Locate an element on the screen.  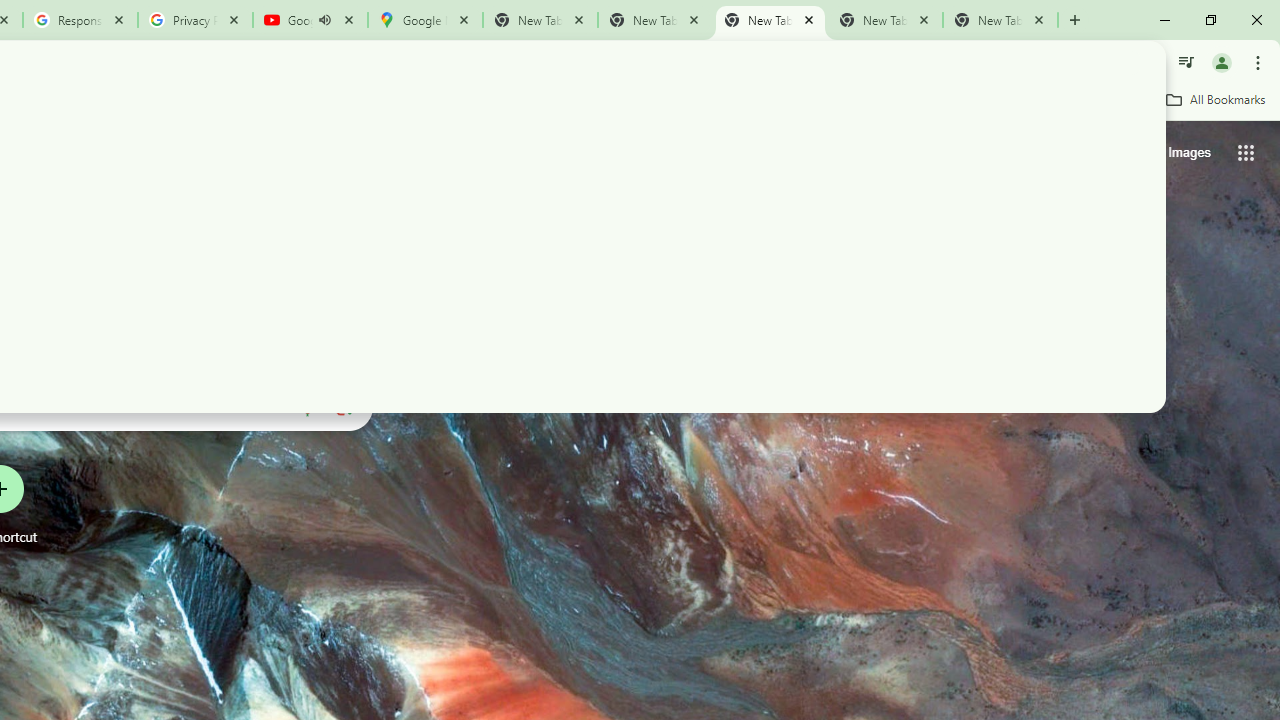
'Mute tab' is located at coordinates (325, 20).